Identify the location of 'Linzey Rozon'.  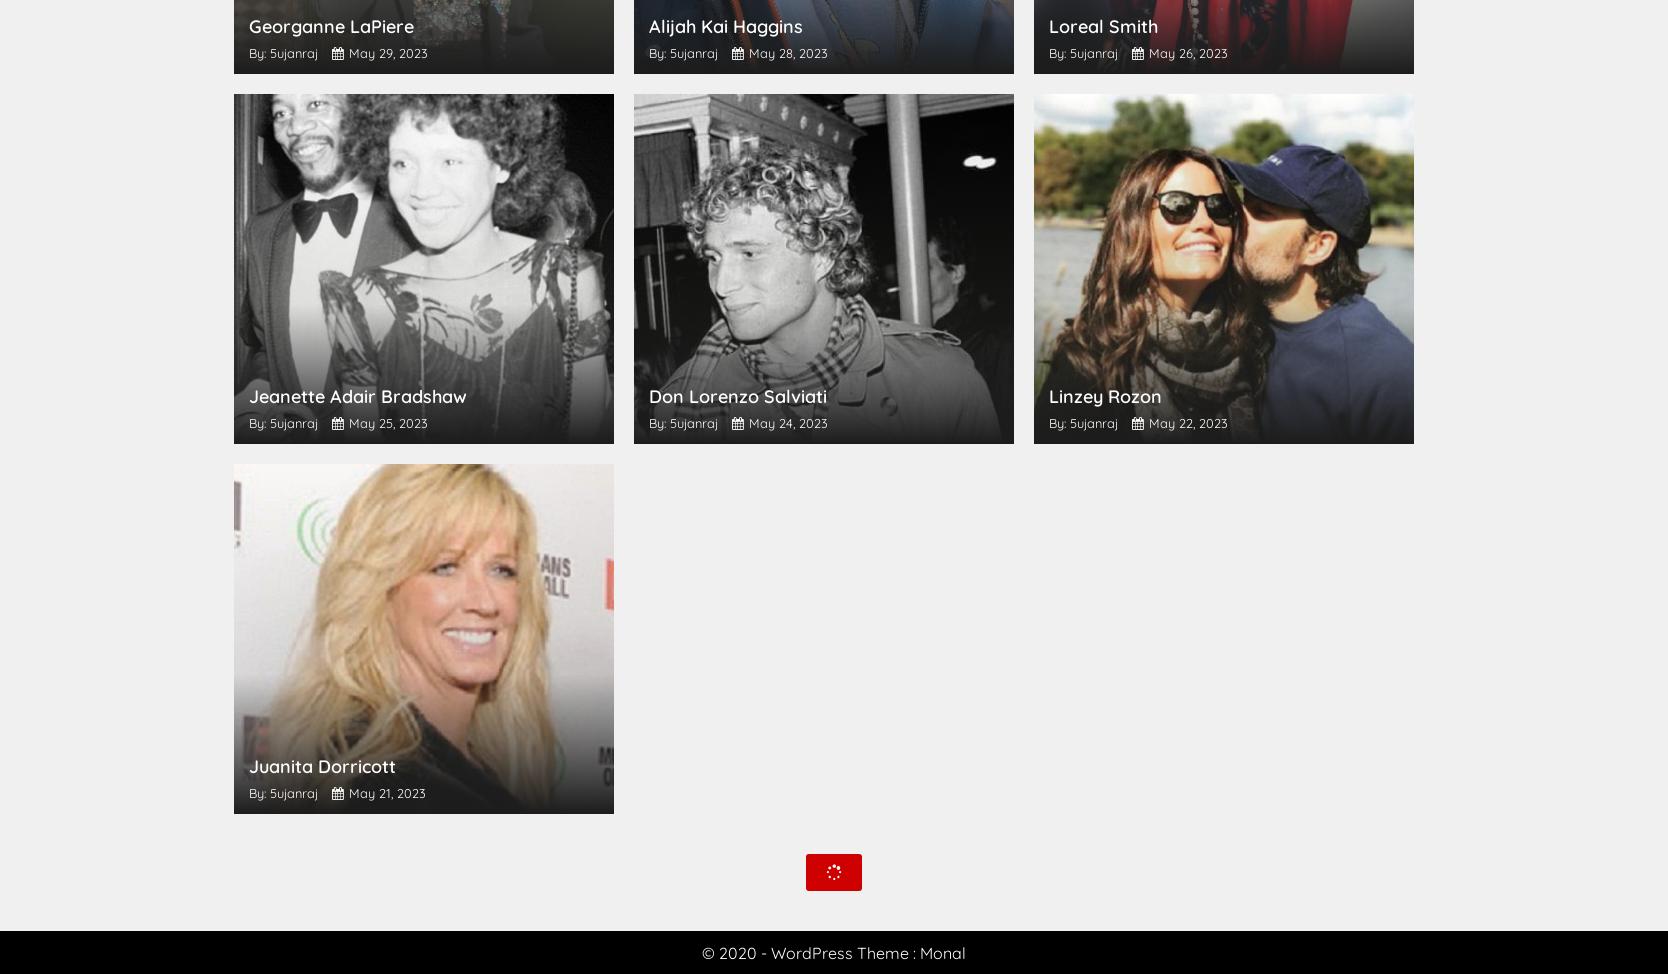
(1103, 396).